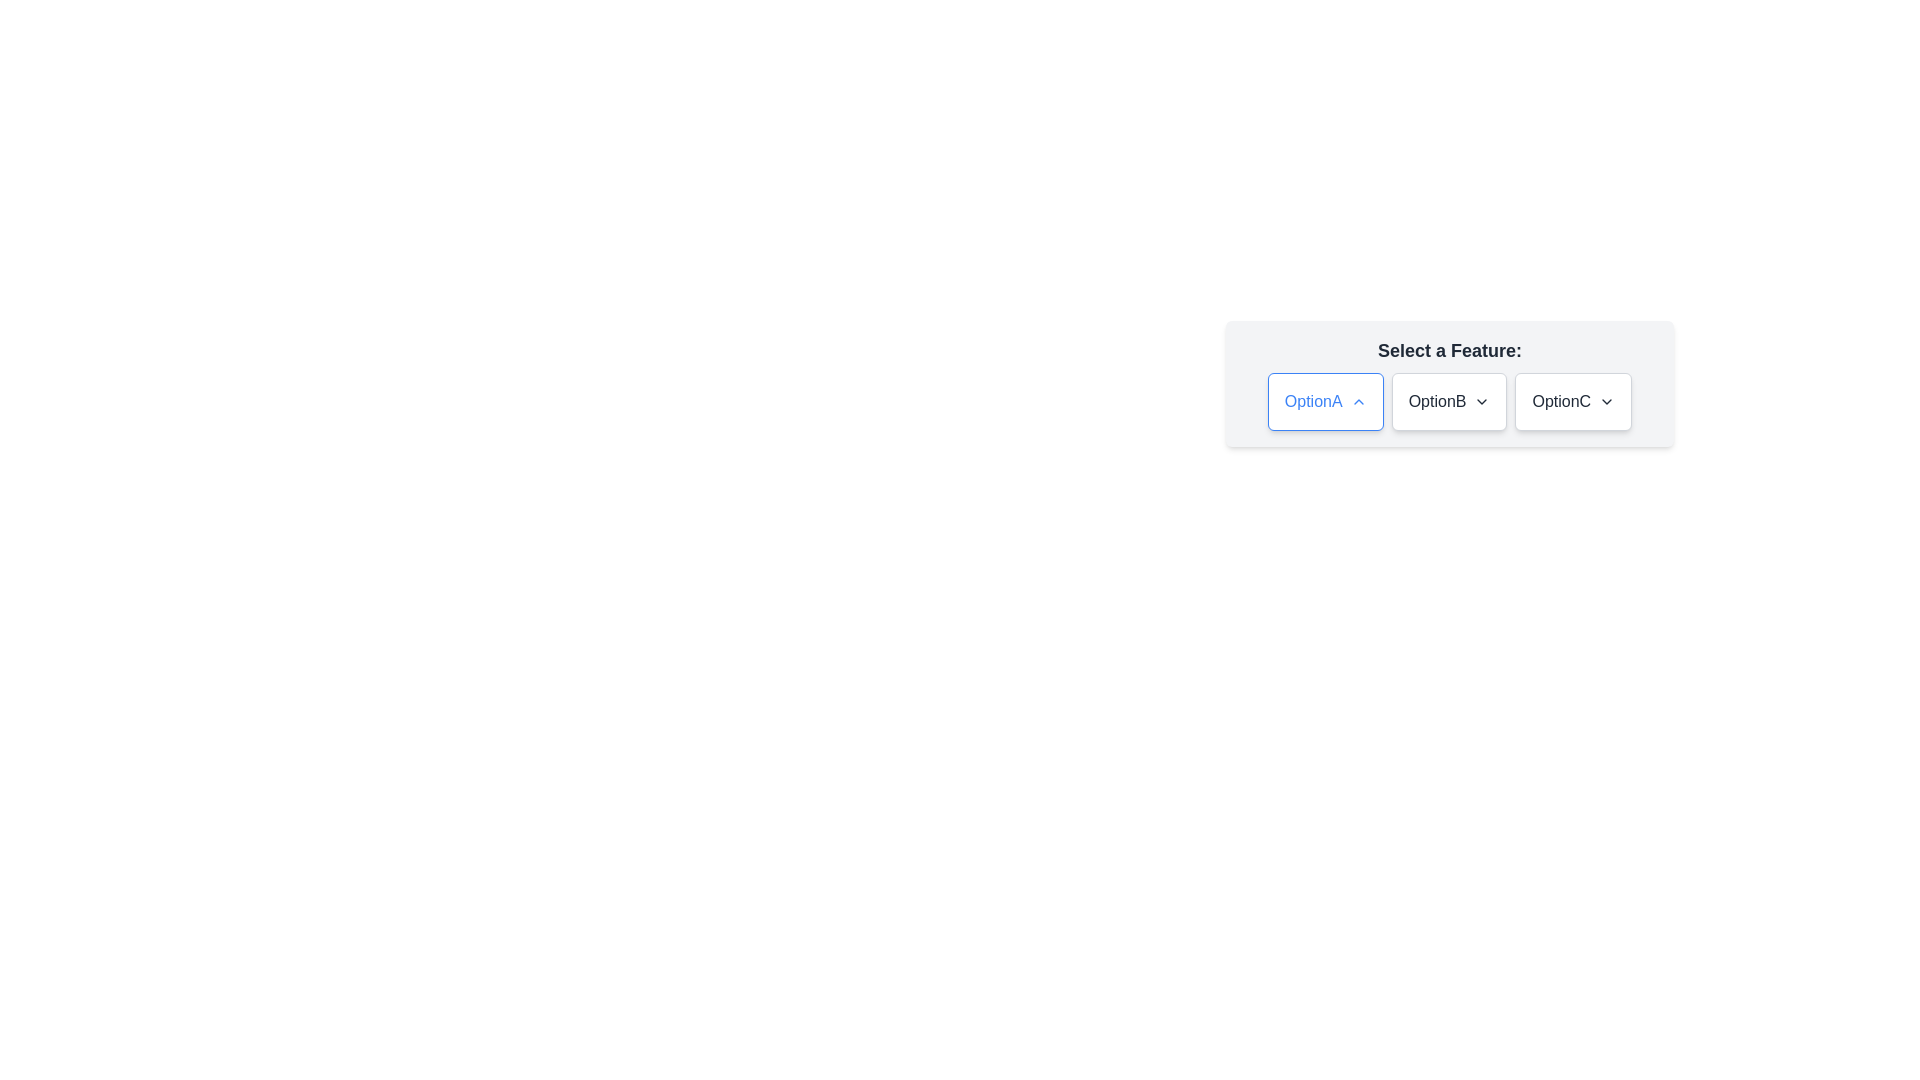 The height and width of the screenshot is (1080, 1920). What do you see at coordinates (1560, 401) in the screenshot?
I see `label for the third selectable option, which is labeled 'OptionC' and is located to the far right in a horizontal layout of options` at bounding box center [1560, 401].